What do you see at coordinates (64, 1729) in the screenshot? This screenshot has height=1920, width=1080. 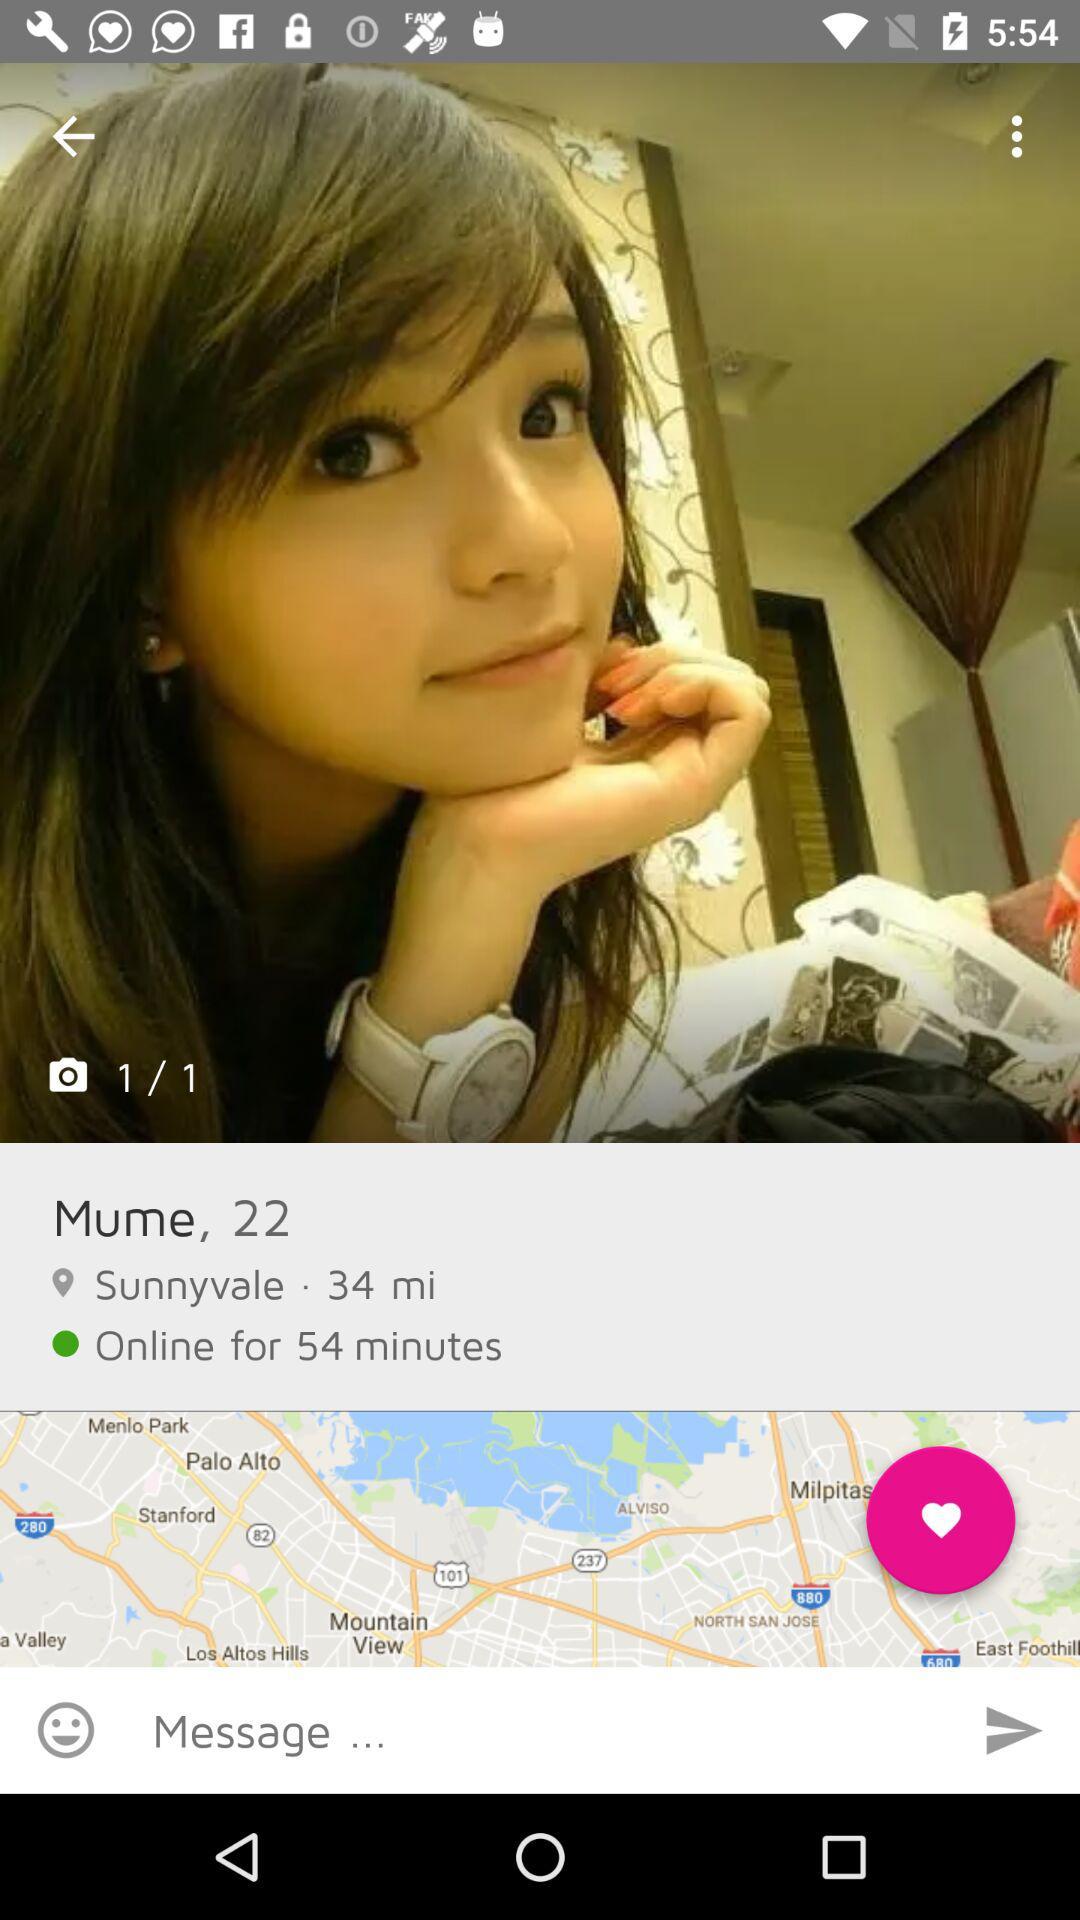 I see `smily` at bounding box center [64, 1729].